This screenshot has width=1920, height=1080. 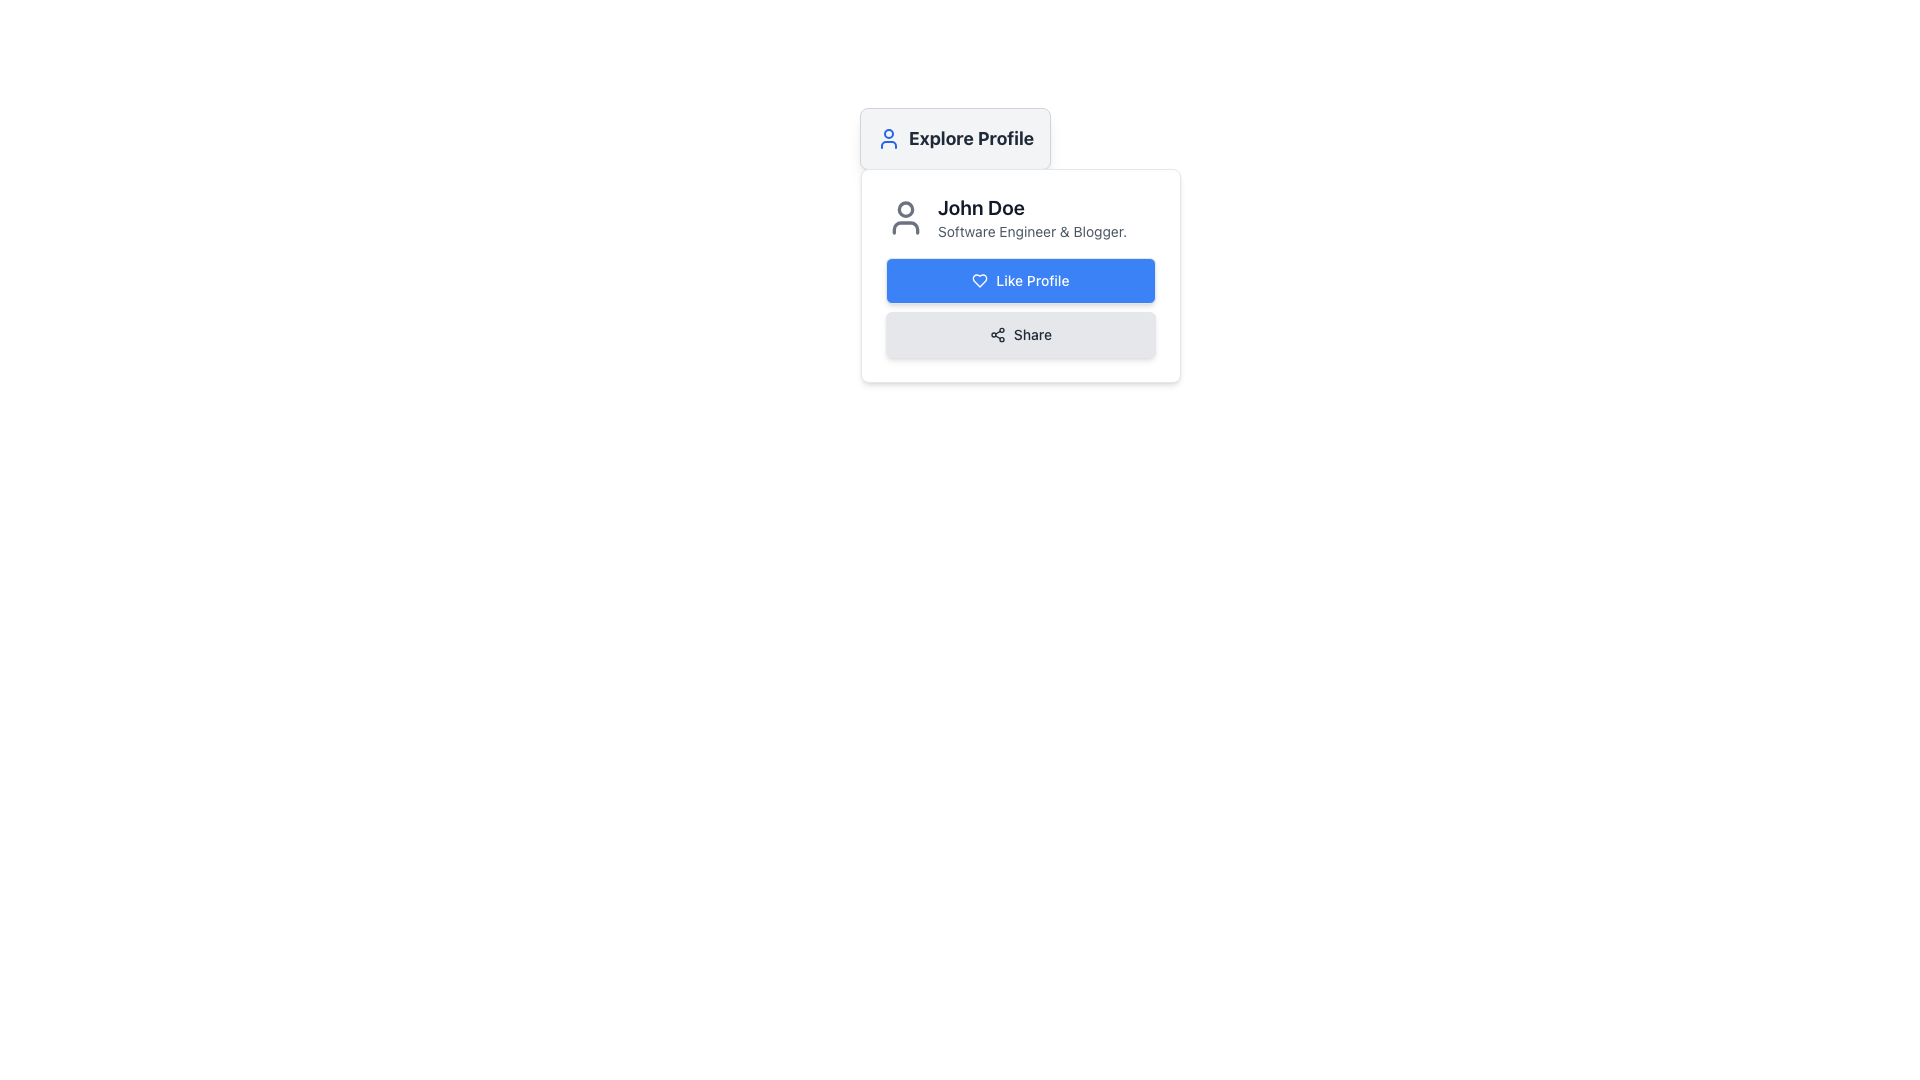 I want to click on the Decorative SVG detail located directly beneath the circular shape in the profile section of the icon, so click(x=904, y=226).